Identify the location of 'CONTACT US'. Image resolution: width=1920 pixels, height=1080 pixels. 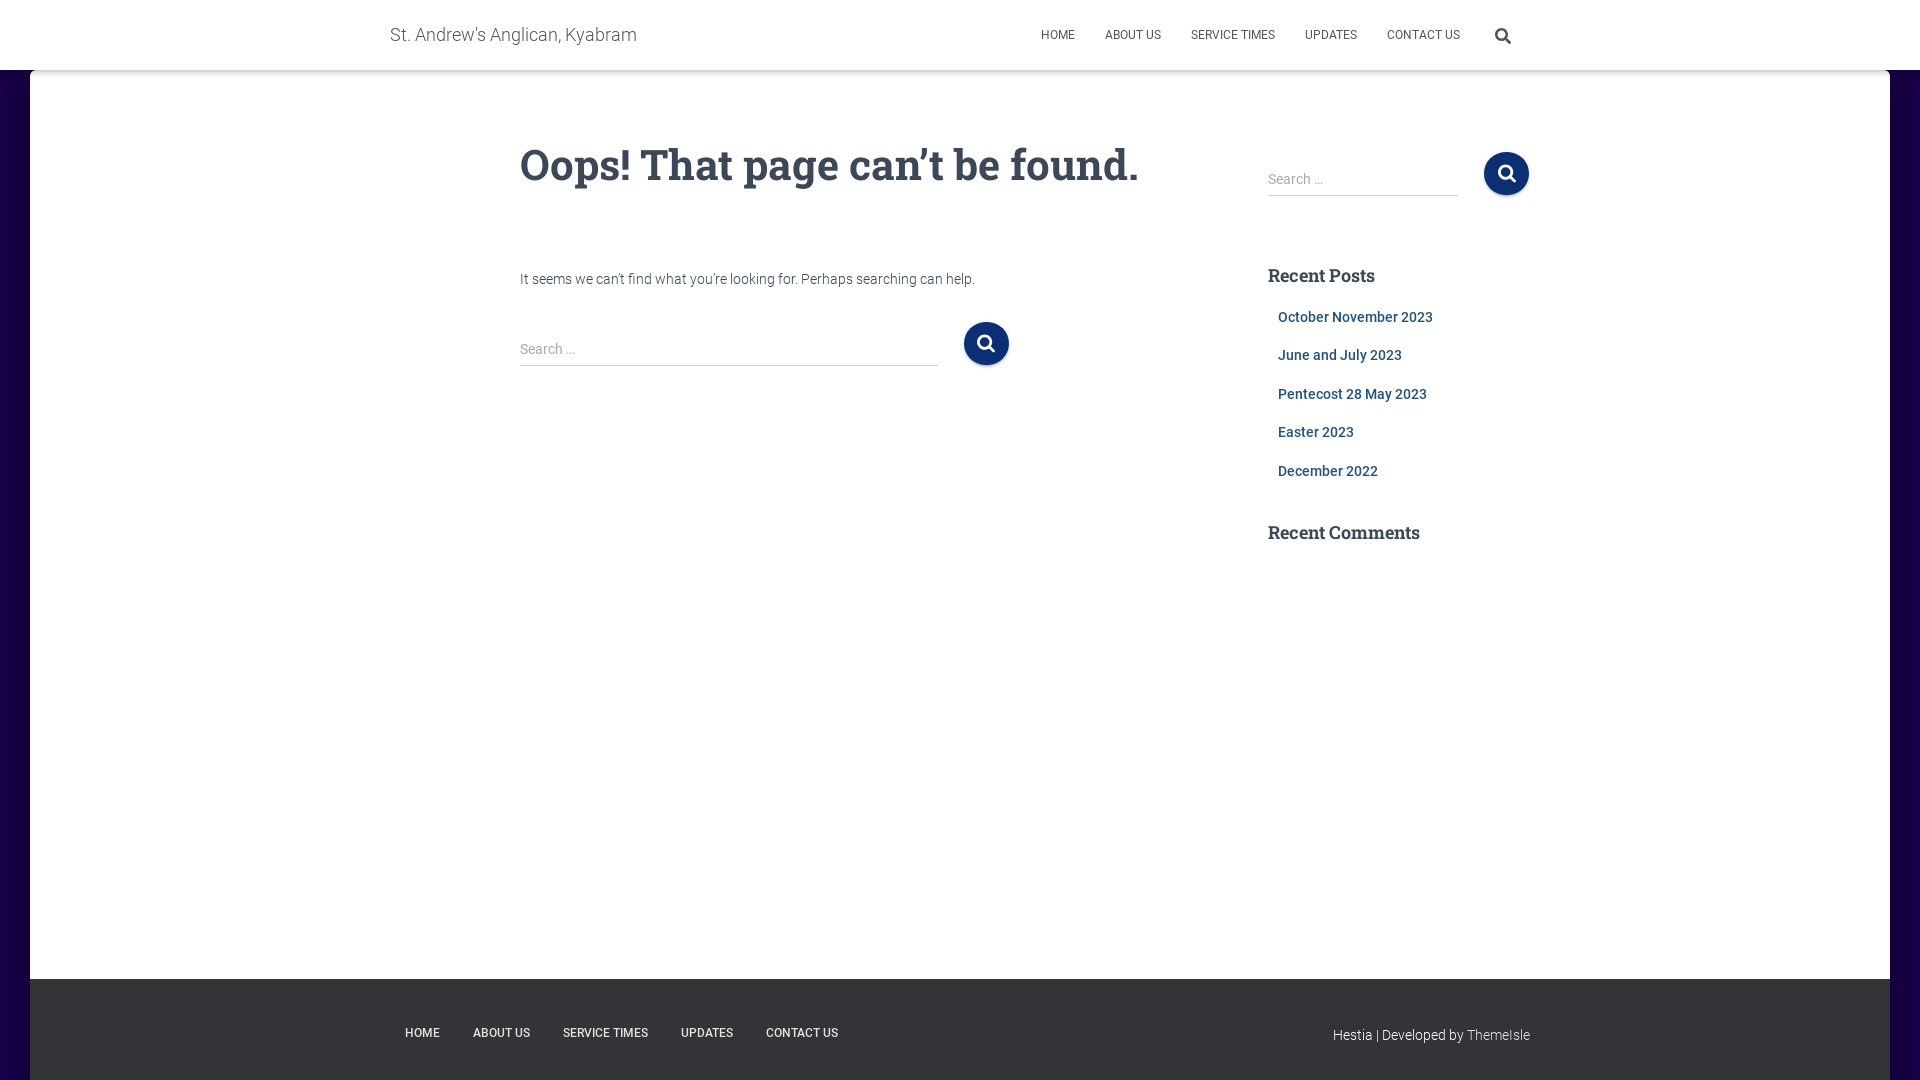
(1422, 34).